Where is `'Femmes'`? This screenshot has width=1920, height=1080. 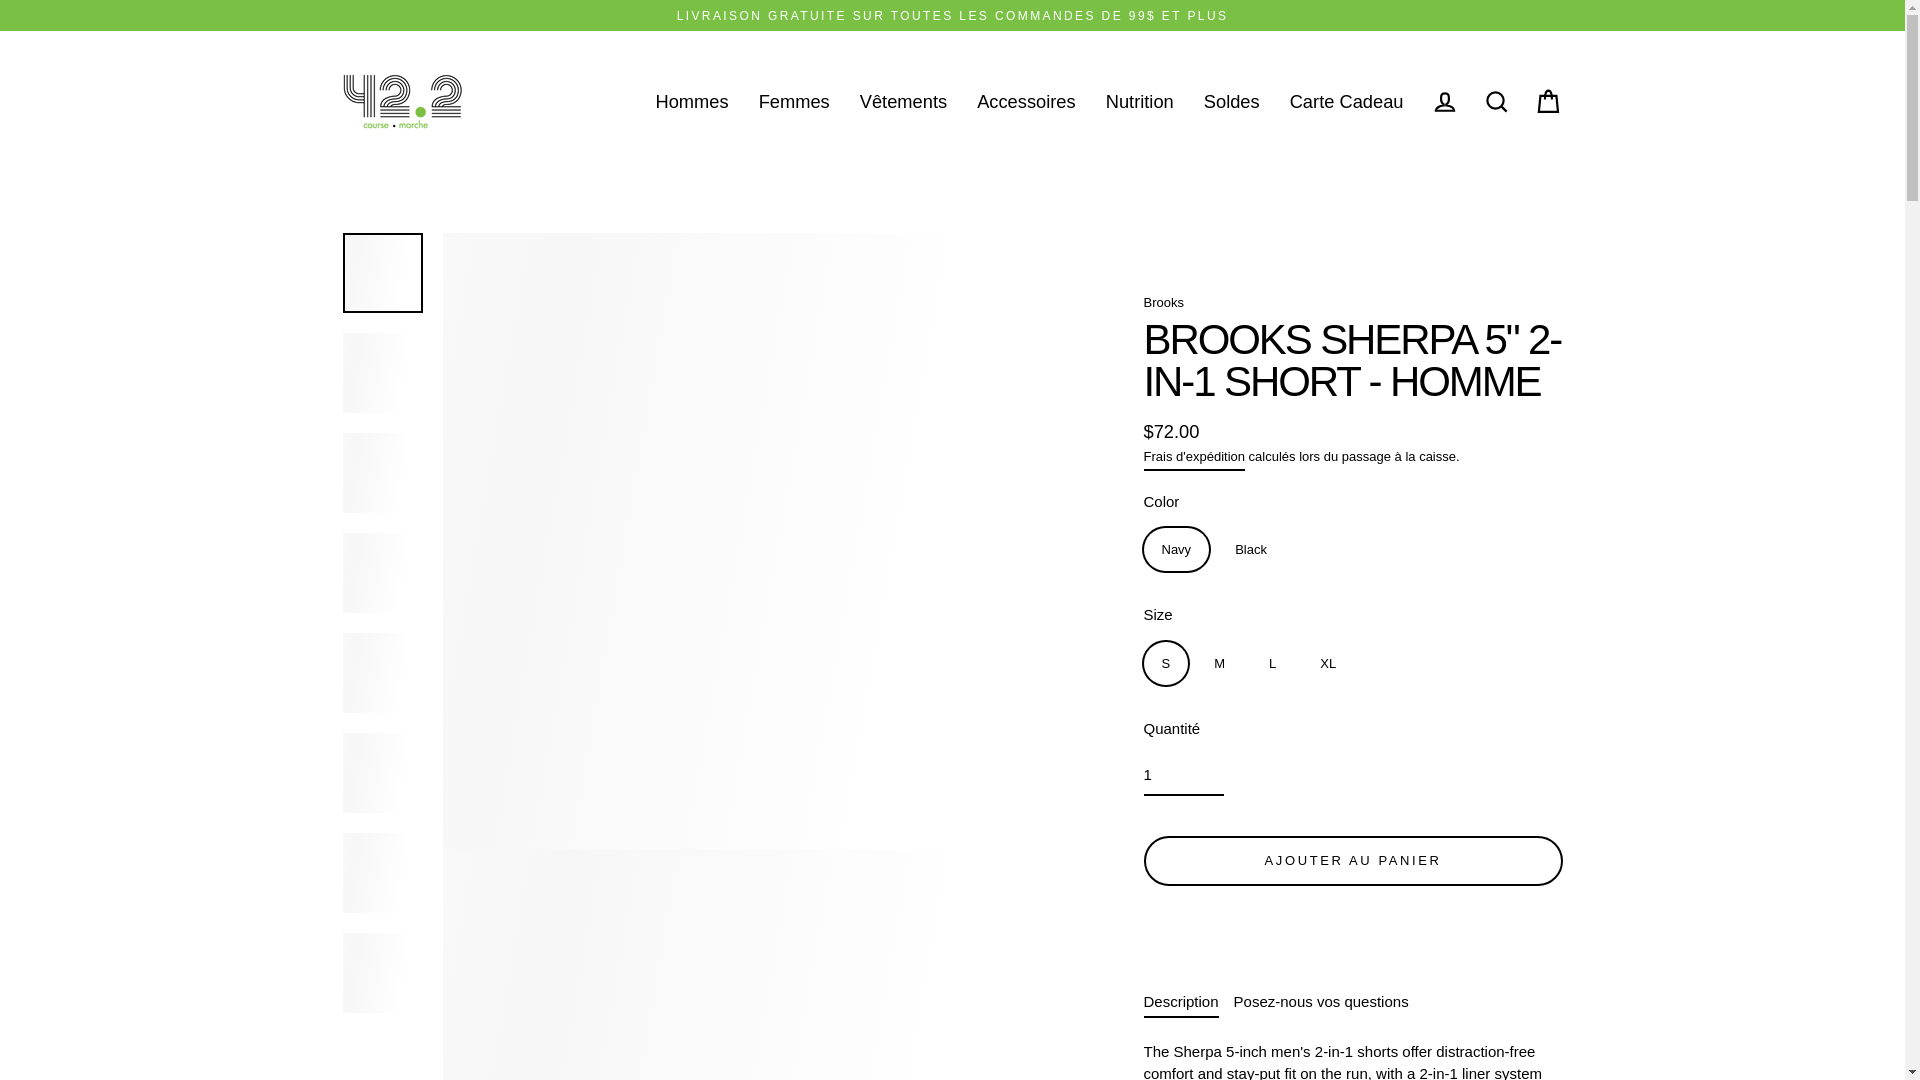
'Femmes' is located at coordinates (793, 101).